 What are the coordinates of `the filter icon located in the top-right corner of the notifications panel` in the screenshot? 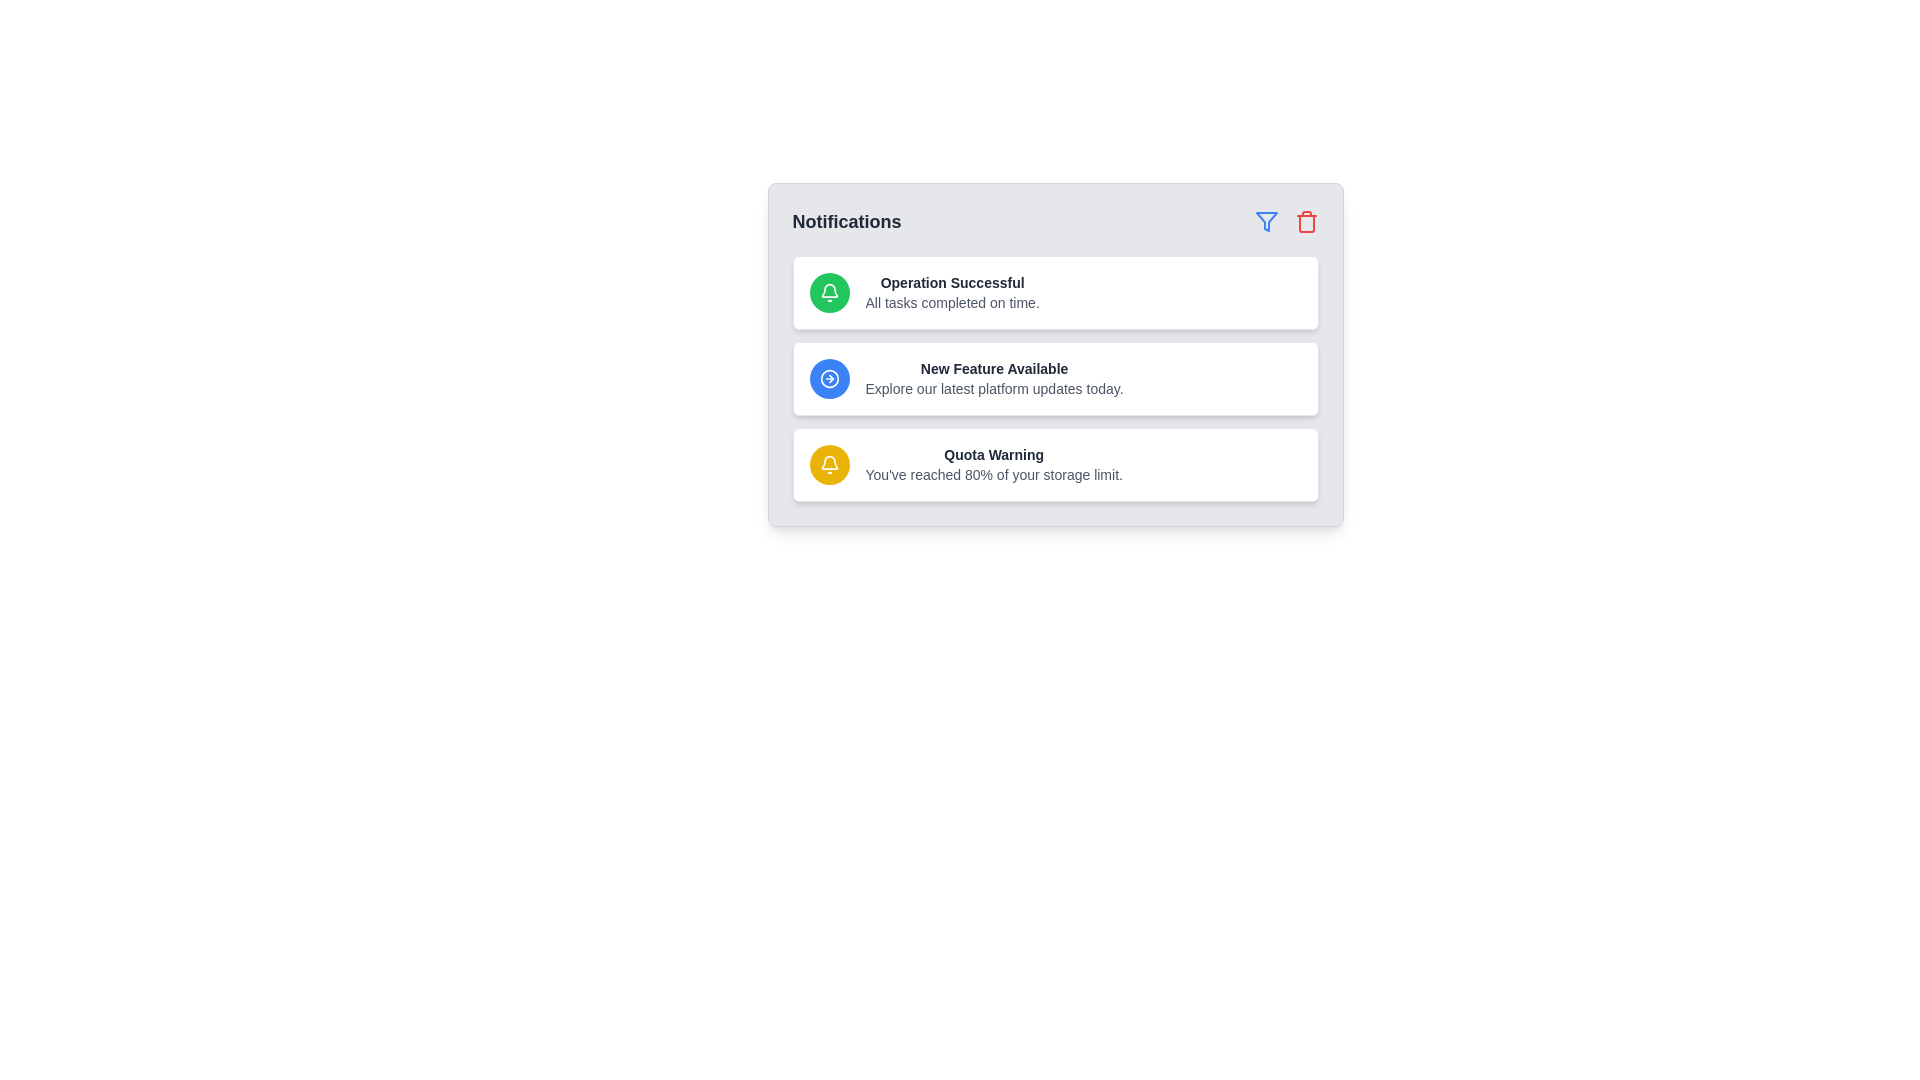 It's located at (1265, 222).